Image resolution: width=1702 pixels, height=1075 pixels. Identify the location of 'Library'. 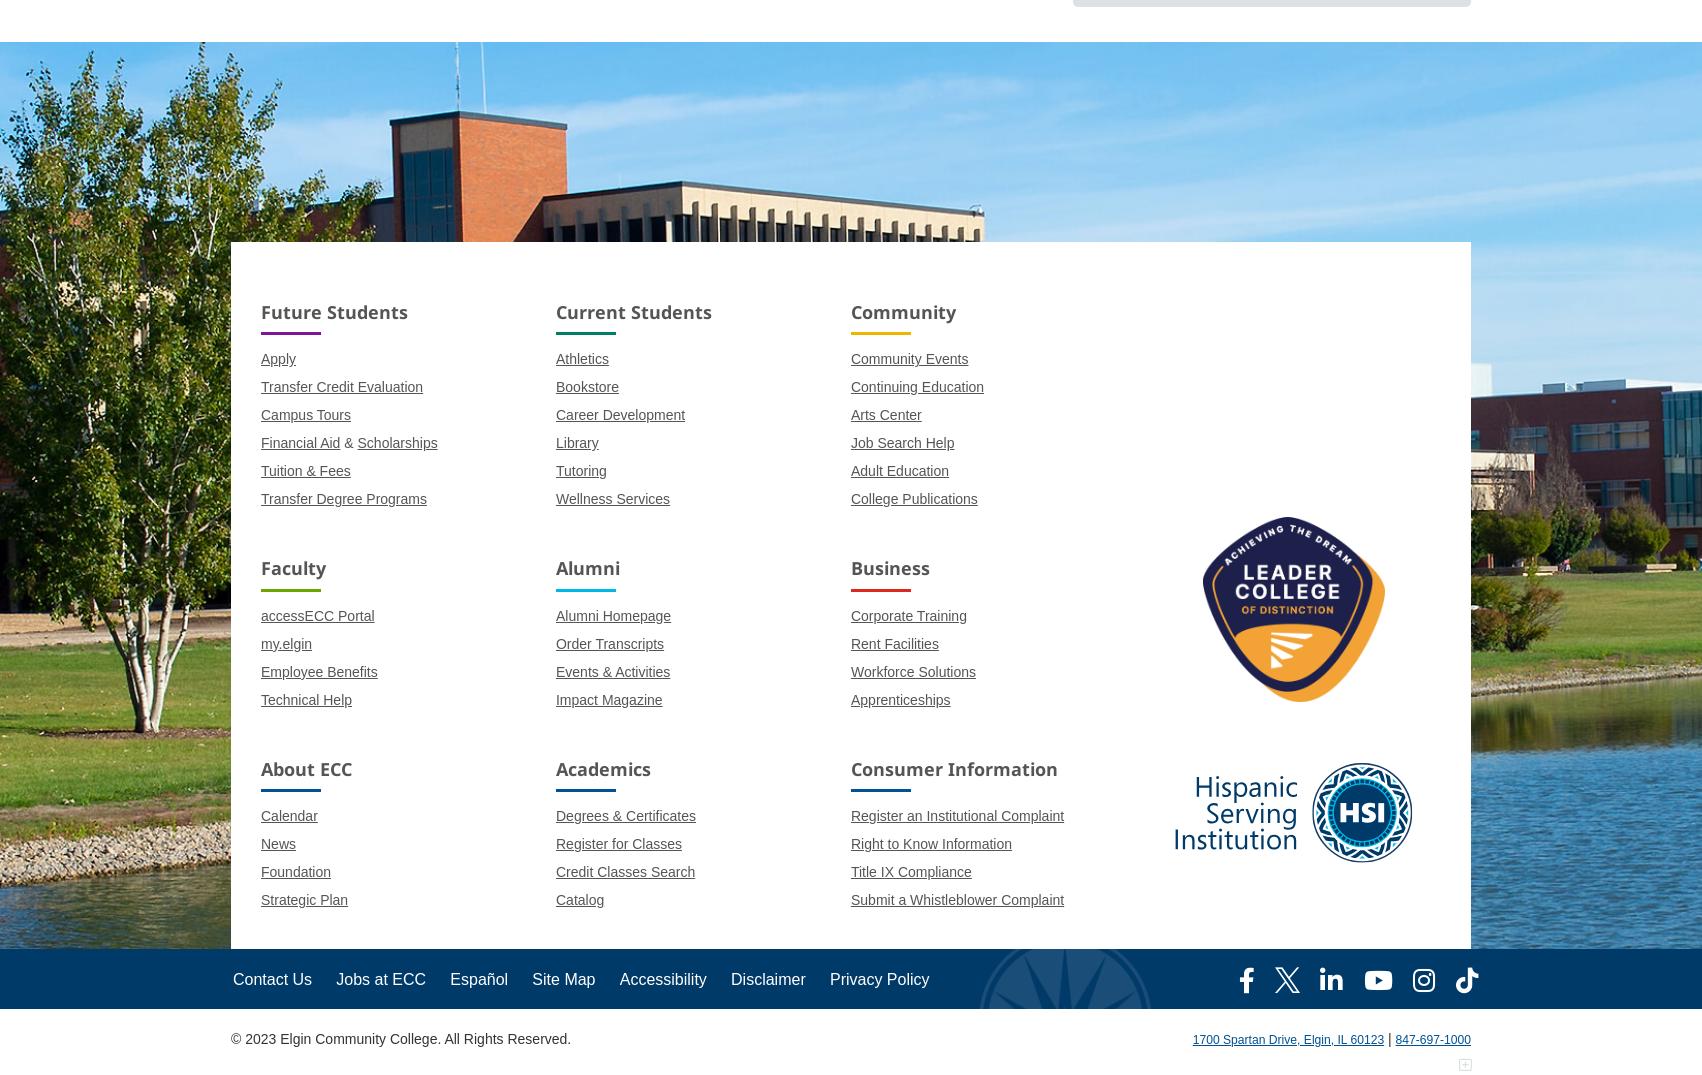
(576, 443).